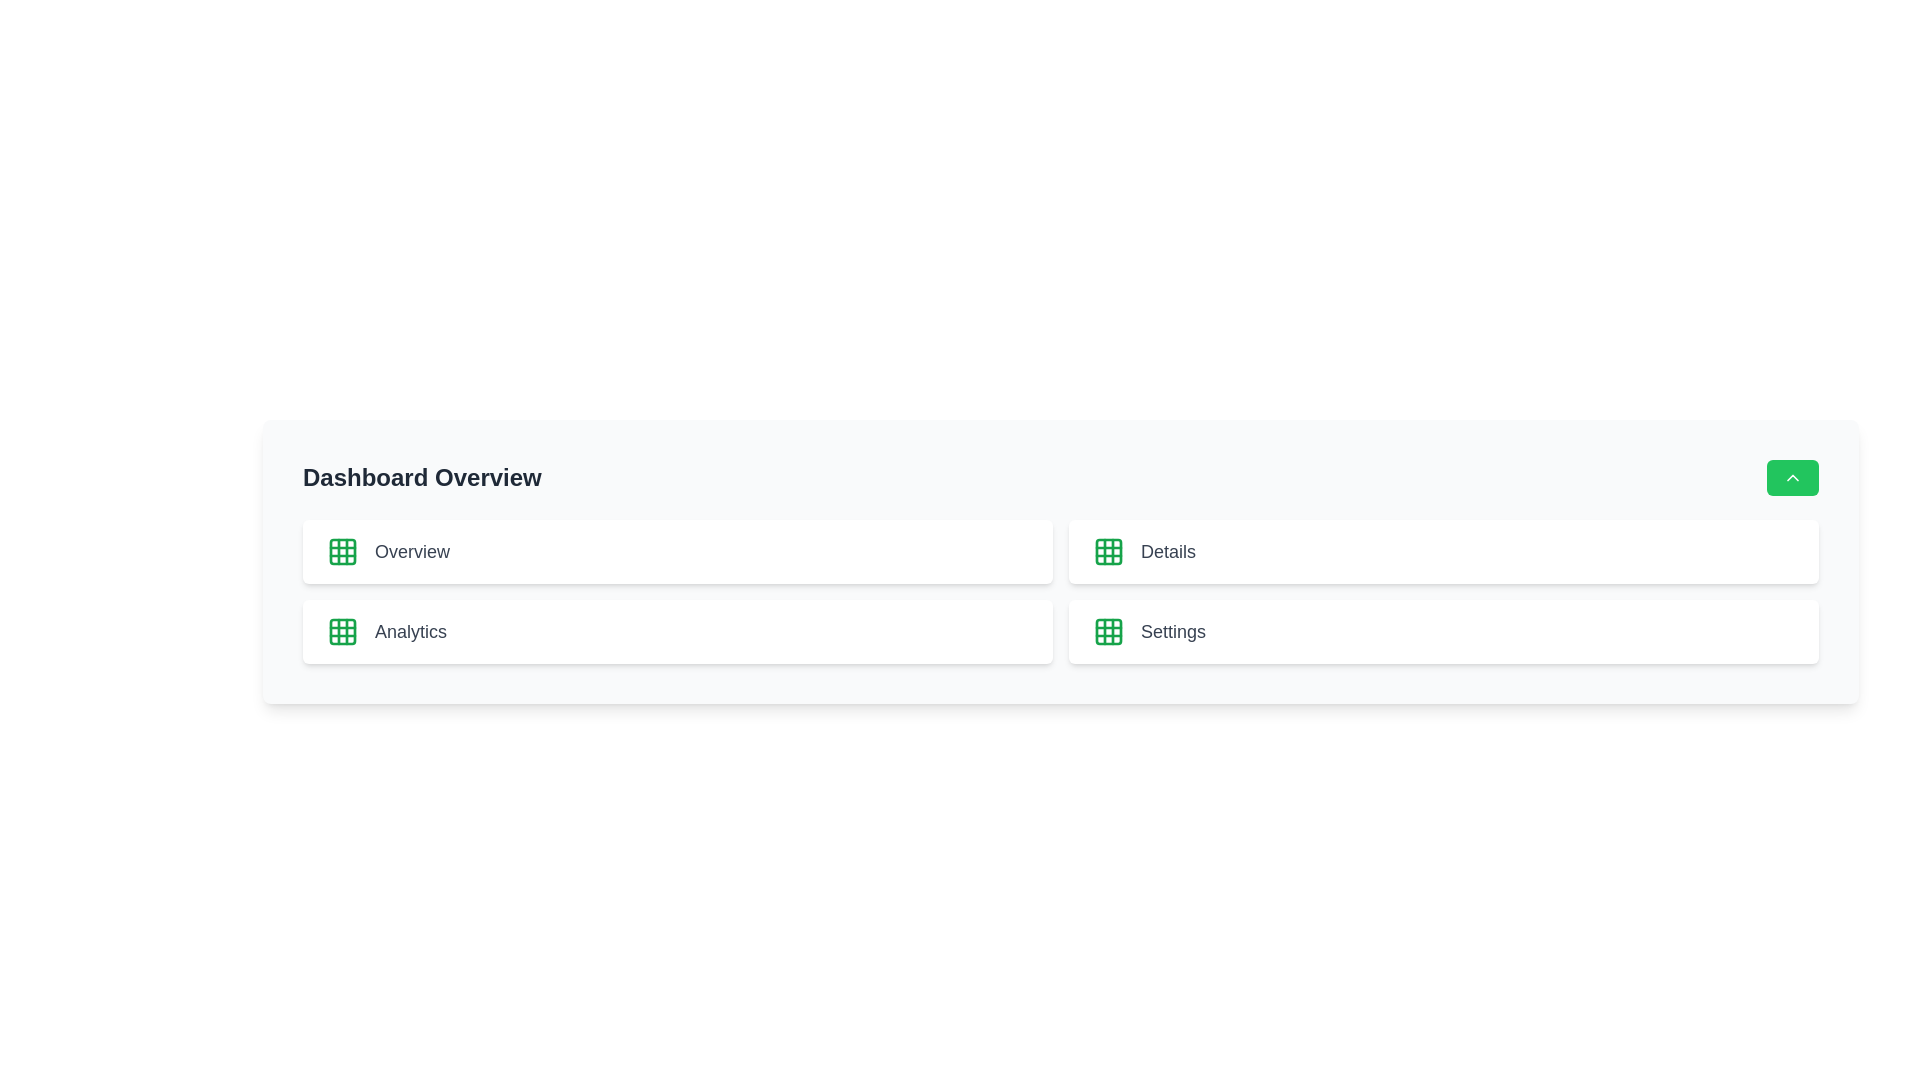 The height and width of the screenshot is (1080, 1920). Describe the element at coordinates (1444, 632) in the screenshot. I see `the navigational card in the lower-right corner of the grid layout` at that location.